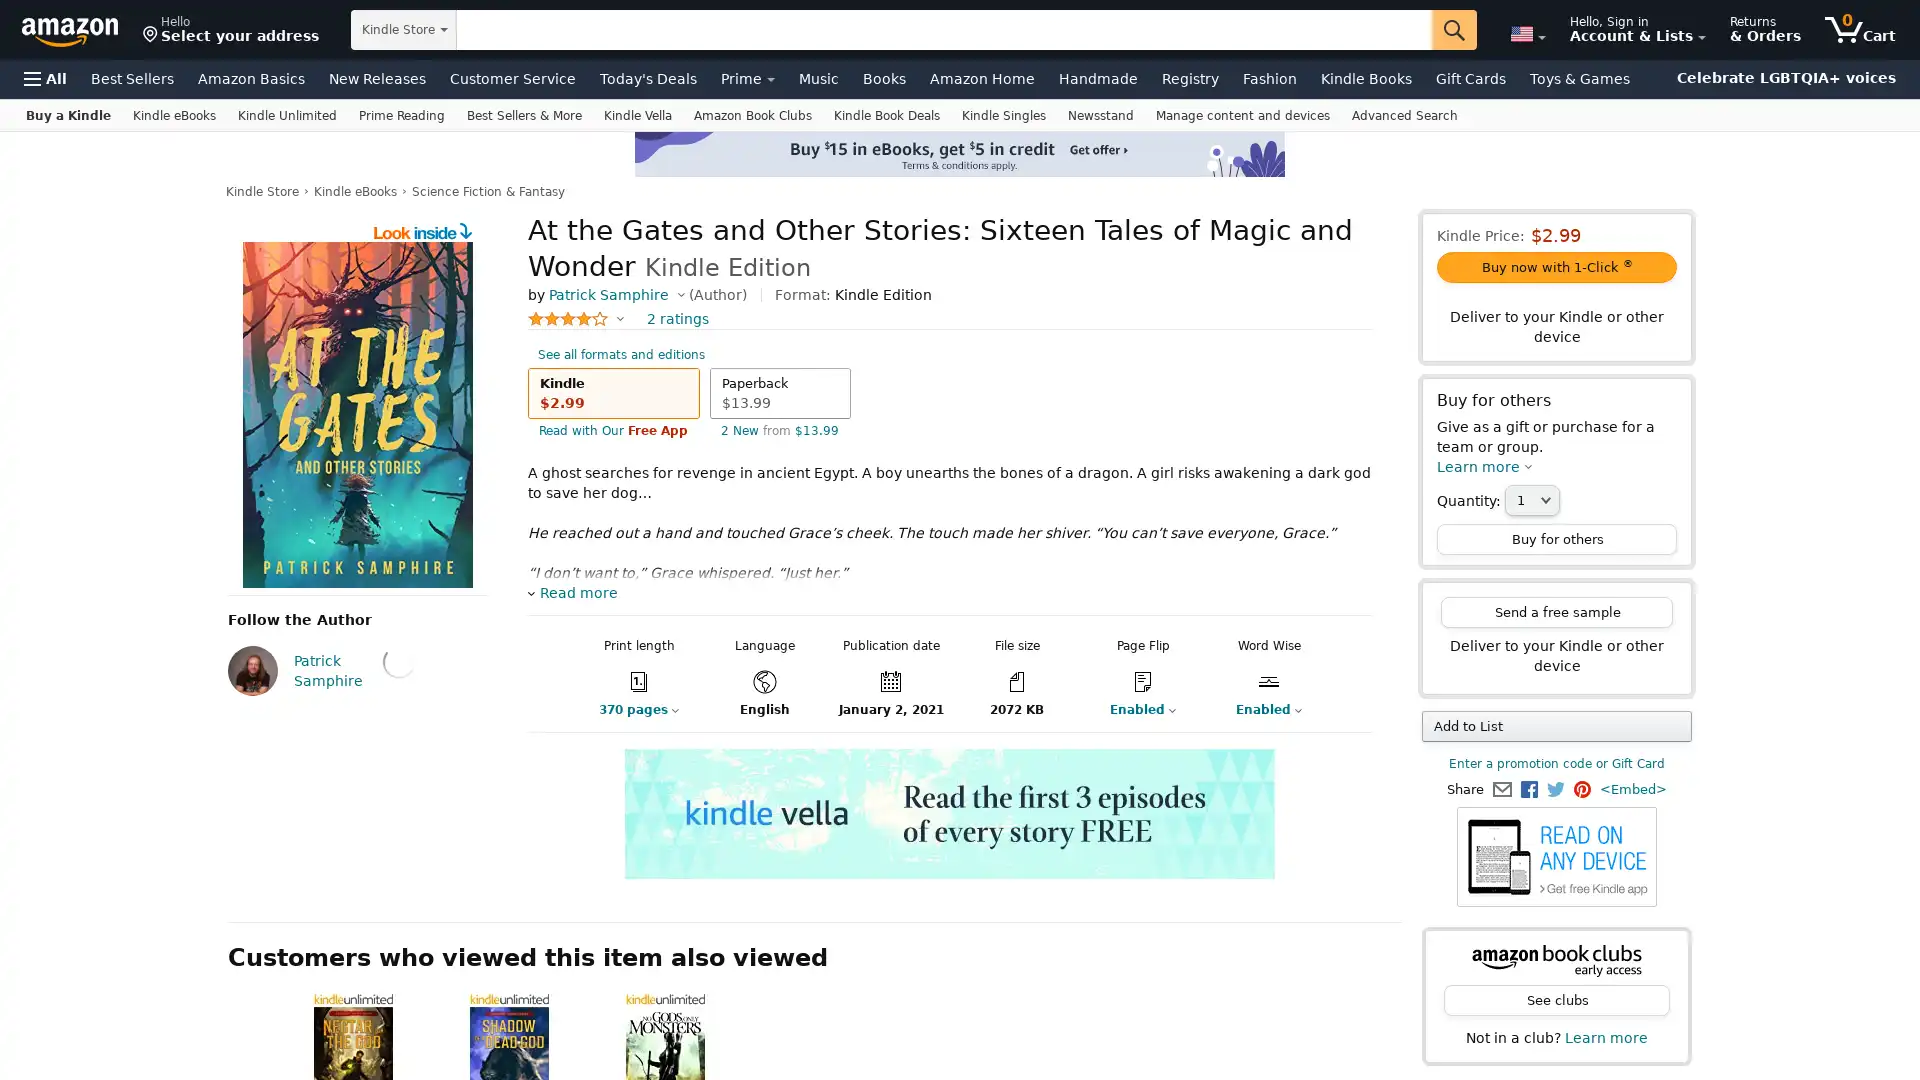  I want to click on Open Menu, so click(45, 77).